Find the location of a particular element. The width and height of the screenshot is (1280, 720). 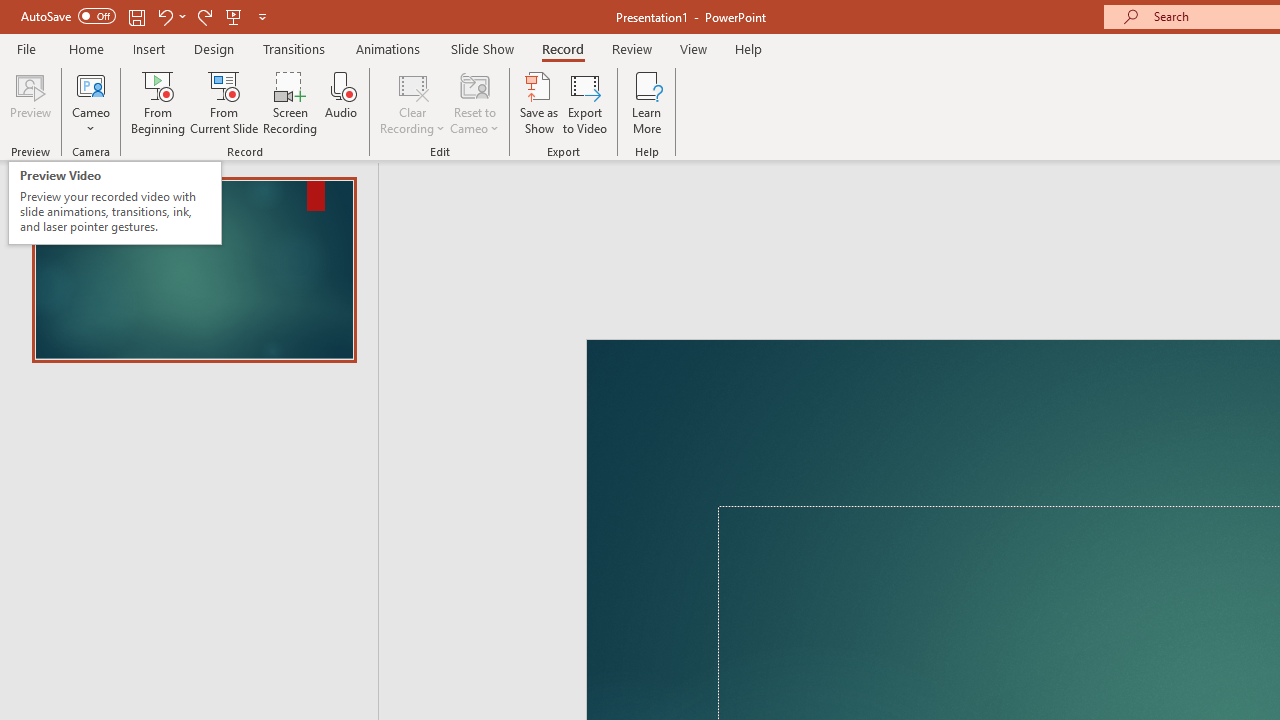

'Save as Show' is located at coordinates (539, 103).